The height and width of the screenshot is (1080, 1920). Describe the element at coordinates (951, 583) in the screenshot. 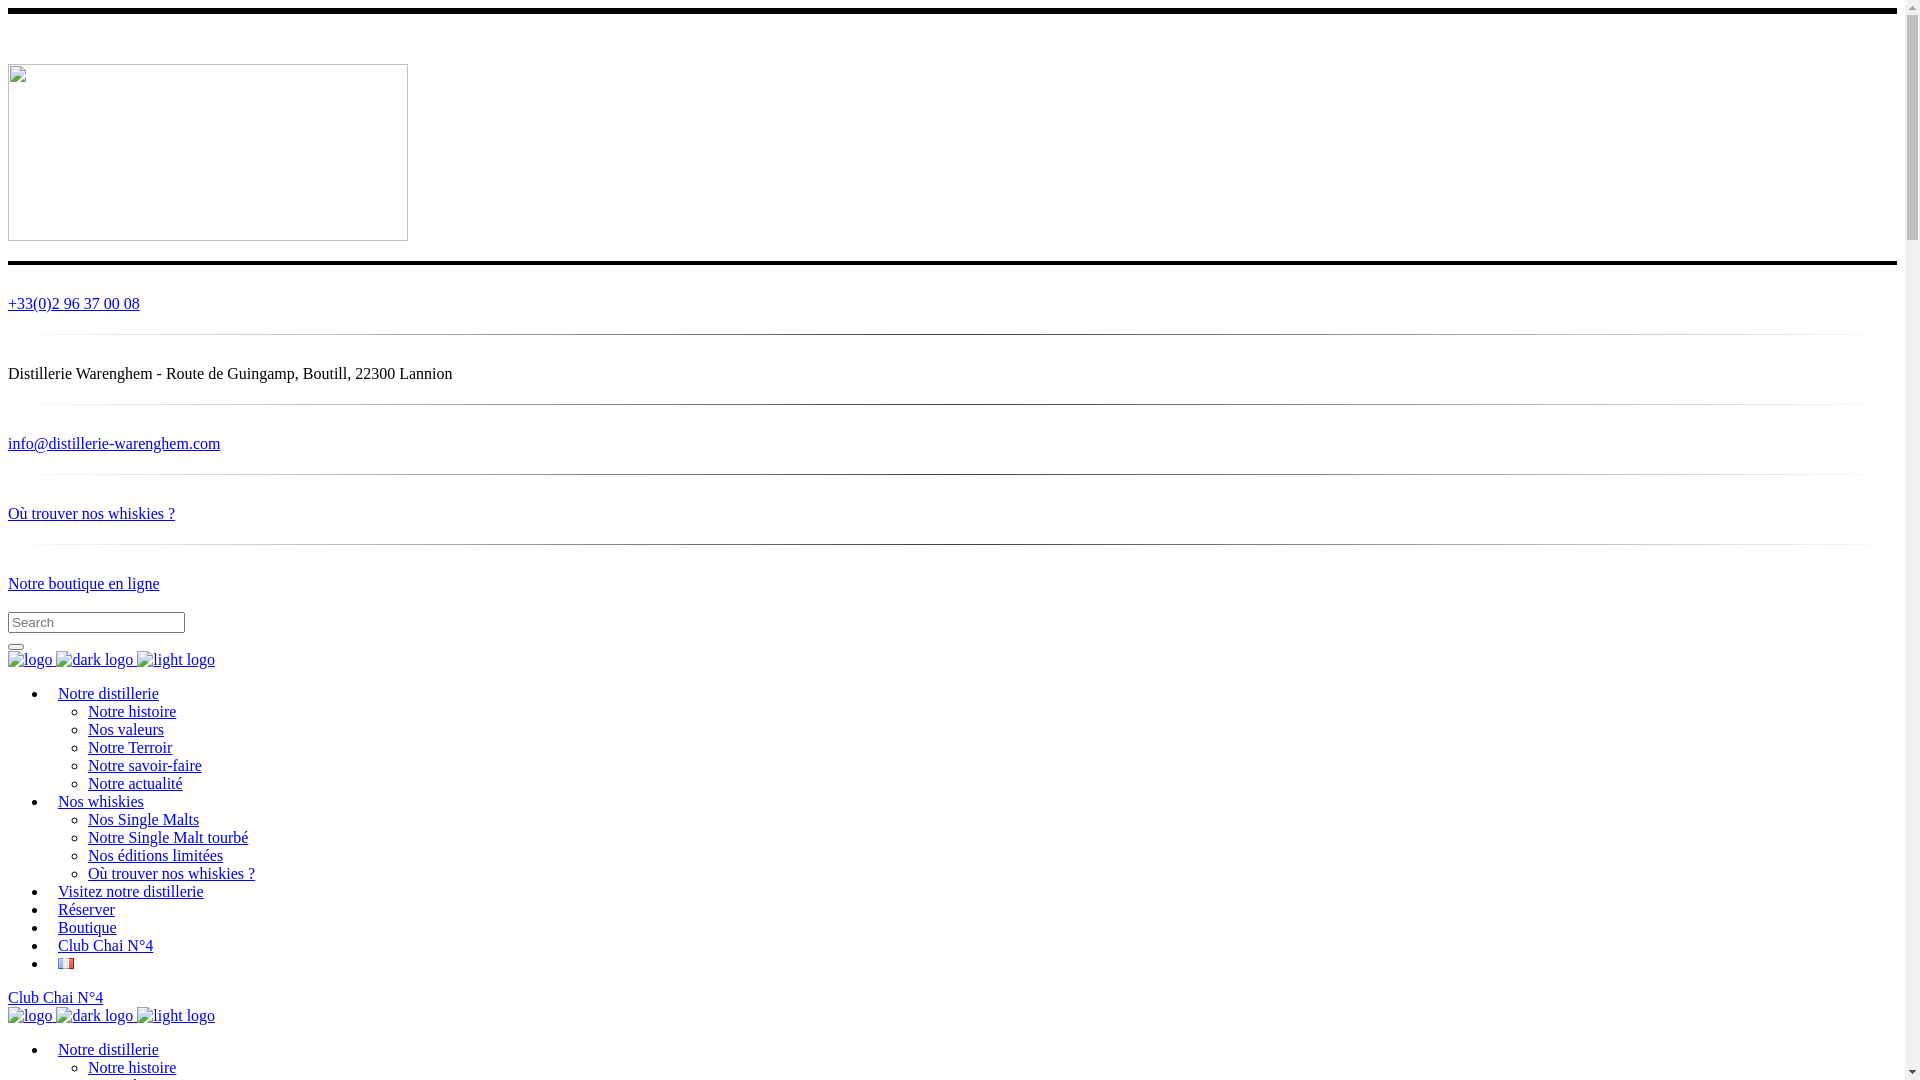

I see `'Notre boutique en ligne'` at that location.